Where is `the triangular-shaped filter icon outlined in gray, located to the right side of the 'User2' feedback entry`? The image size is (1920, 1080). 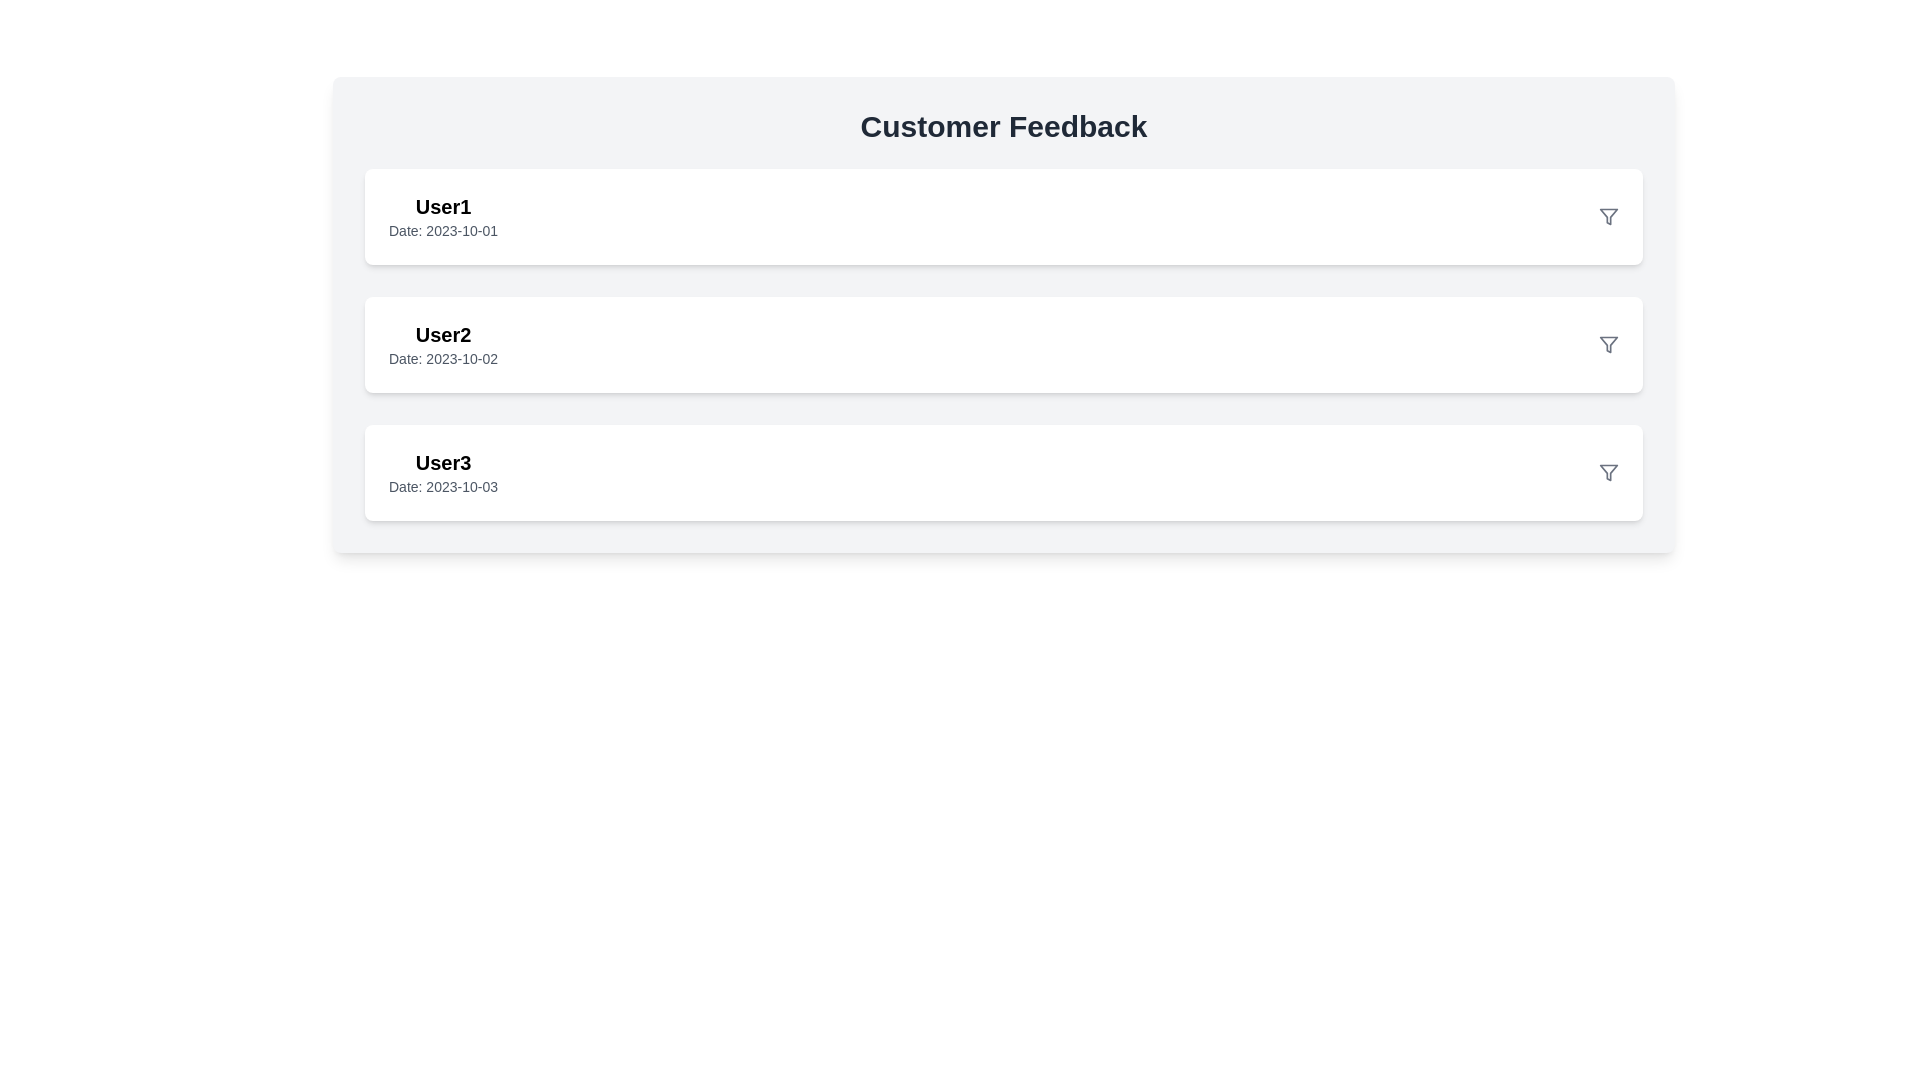
the triangular-shaped filter icon outlined in gray, located to the right side of the 'User2' feedback entry is located at coordinates (1608, 473).